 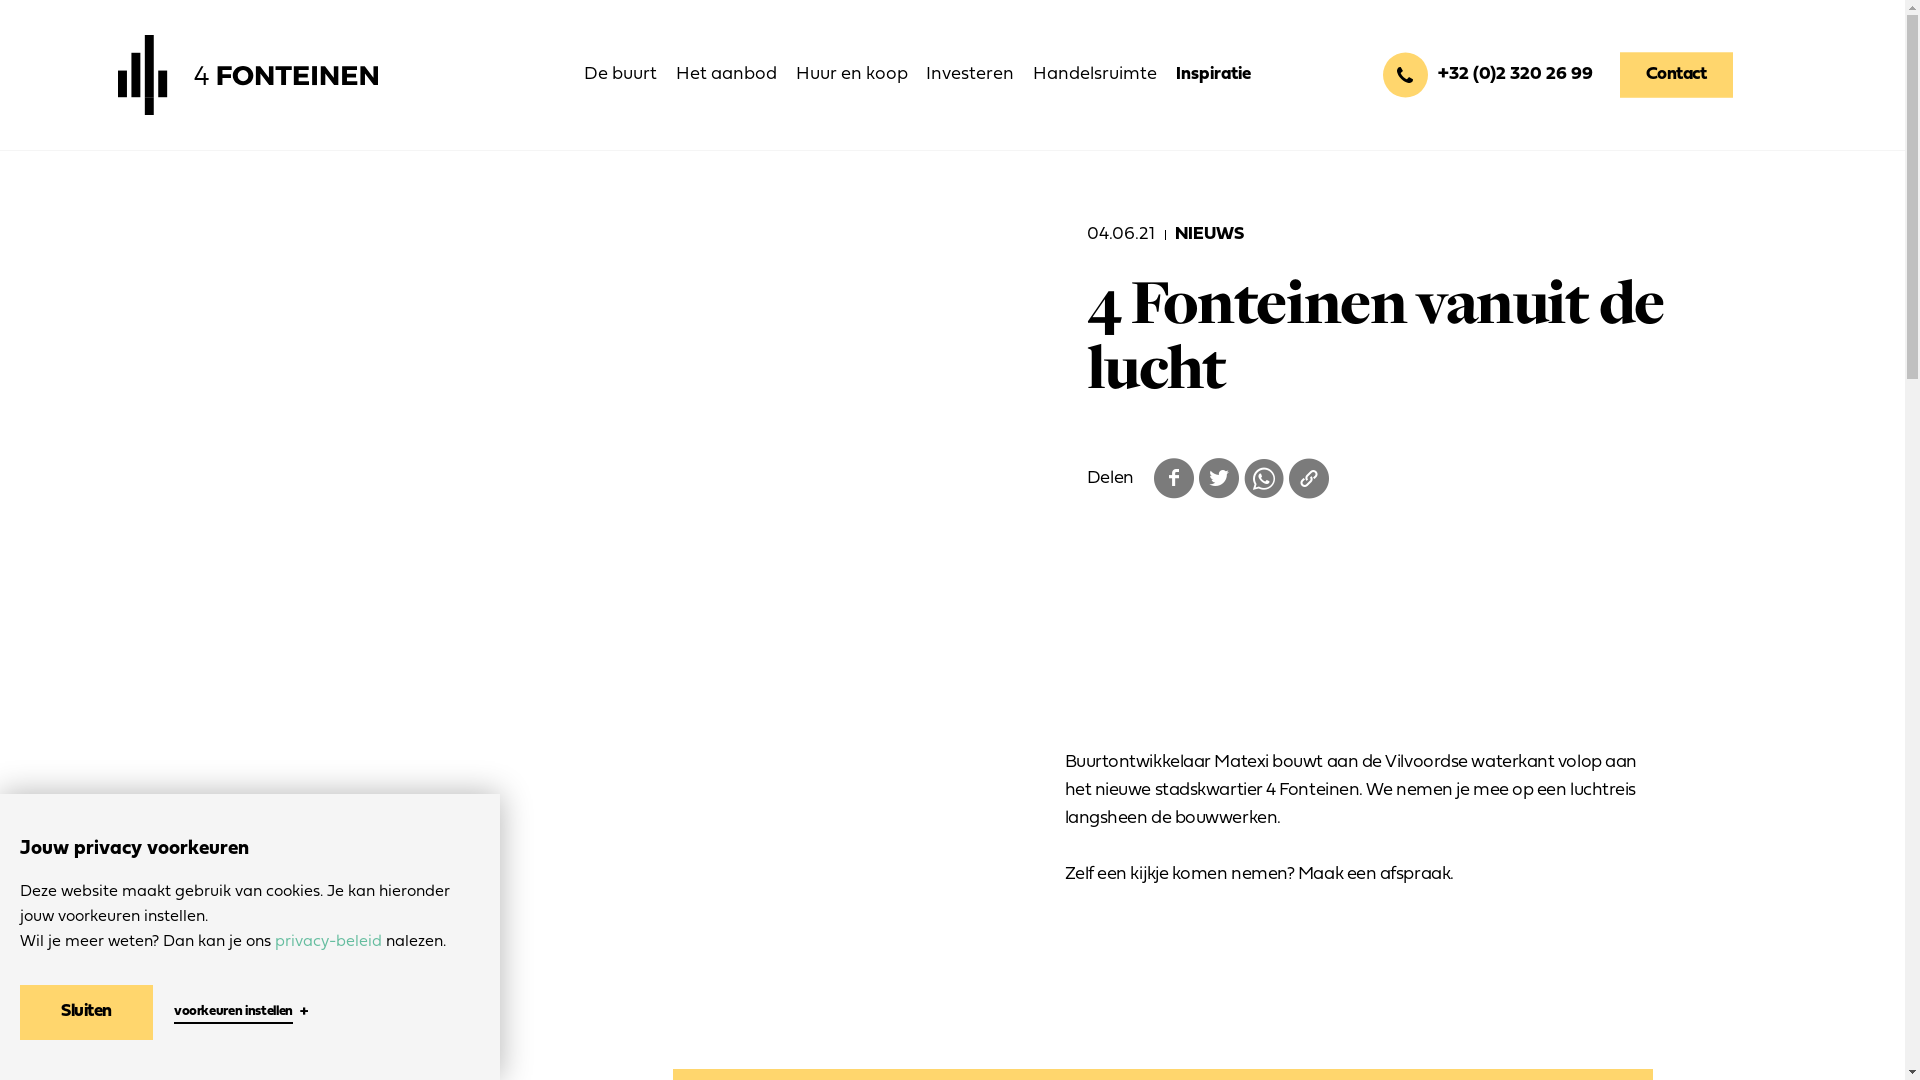 I want to click on 'Investeren', so click(x=925, y=73).